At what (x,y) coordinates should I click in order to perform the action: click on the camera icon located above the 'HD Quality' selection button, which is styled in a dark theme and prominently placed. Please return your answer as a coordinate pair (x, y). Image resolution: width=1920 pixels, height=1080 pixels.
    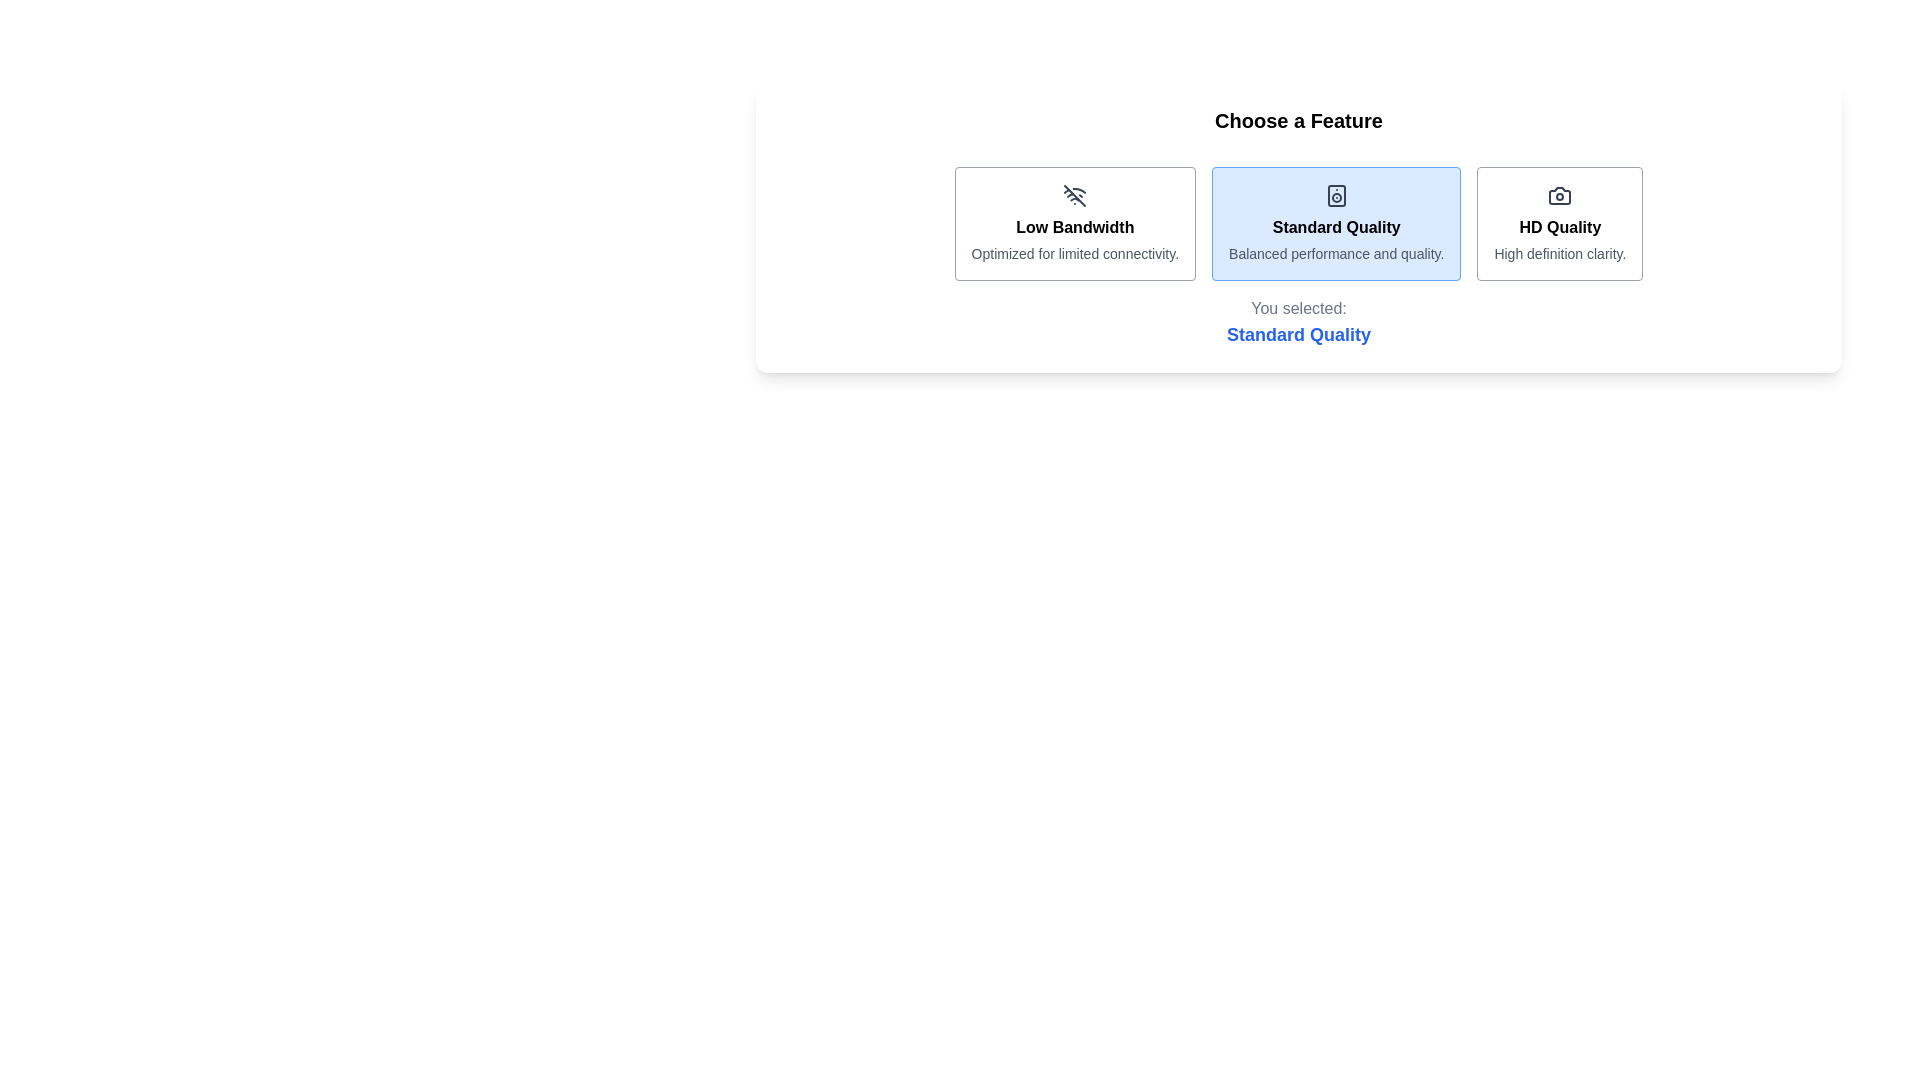
    Looking at the image, I should click on (1559, 196).